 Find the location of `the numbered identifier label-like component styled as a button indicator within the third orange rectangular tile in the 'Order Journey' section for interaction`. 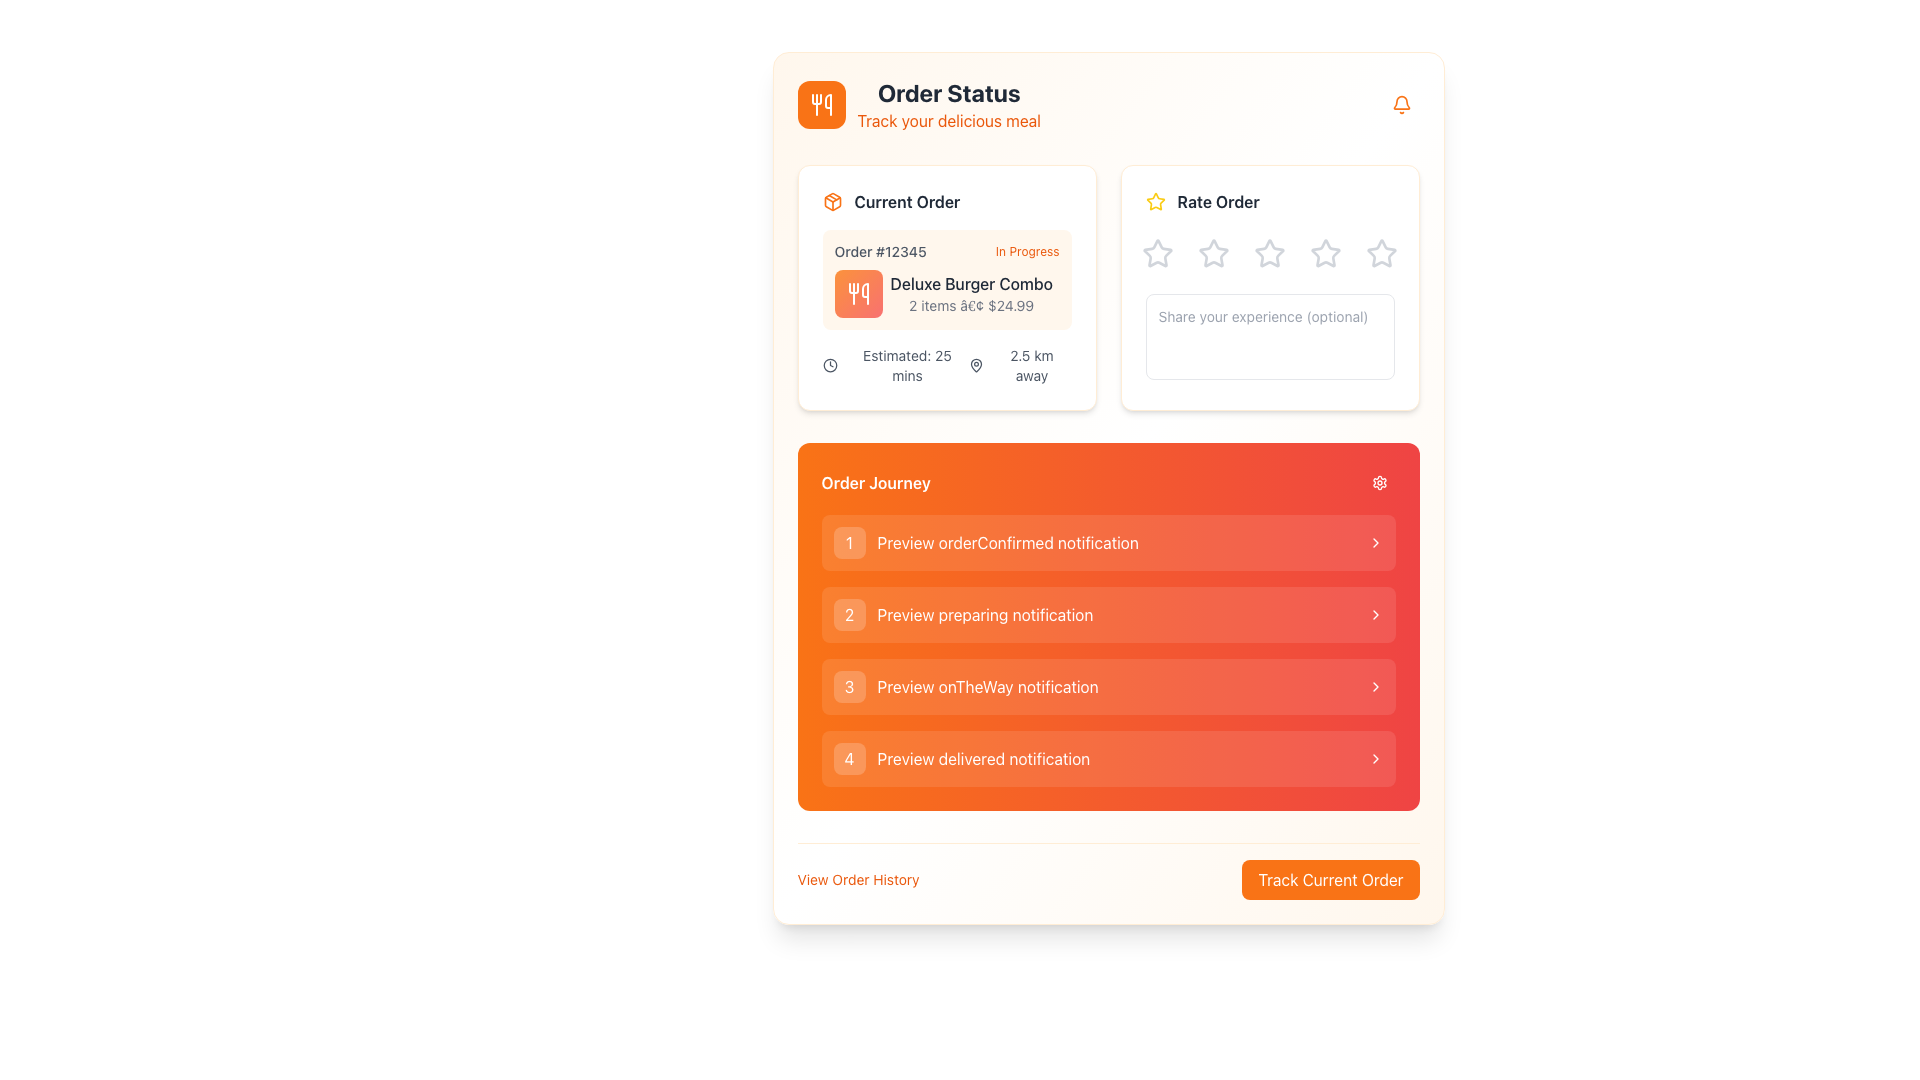

the numbered identifier label-like component styled as a button indicator within the third orange rectangular tile in the 'Order Journey' section for interaction is located at coordinates (849, 685).